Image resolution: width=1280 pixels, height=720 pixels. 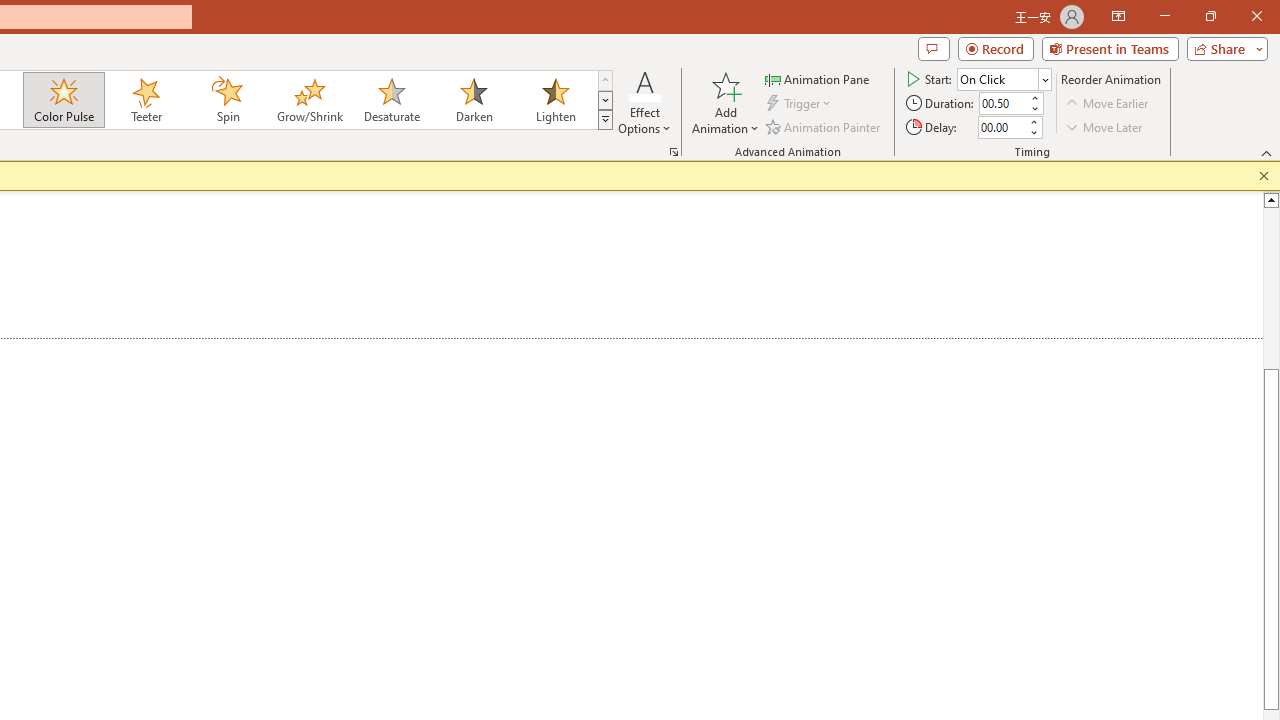 What do you see at coordinates (308, 100) in the screenshot?
I see `'Grow/Shrink'` at bounding box center [308, 100].